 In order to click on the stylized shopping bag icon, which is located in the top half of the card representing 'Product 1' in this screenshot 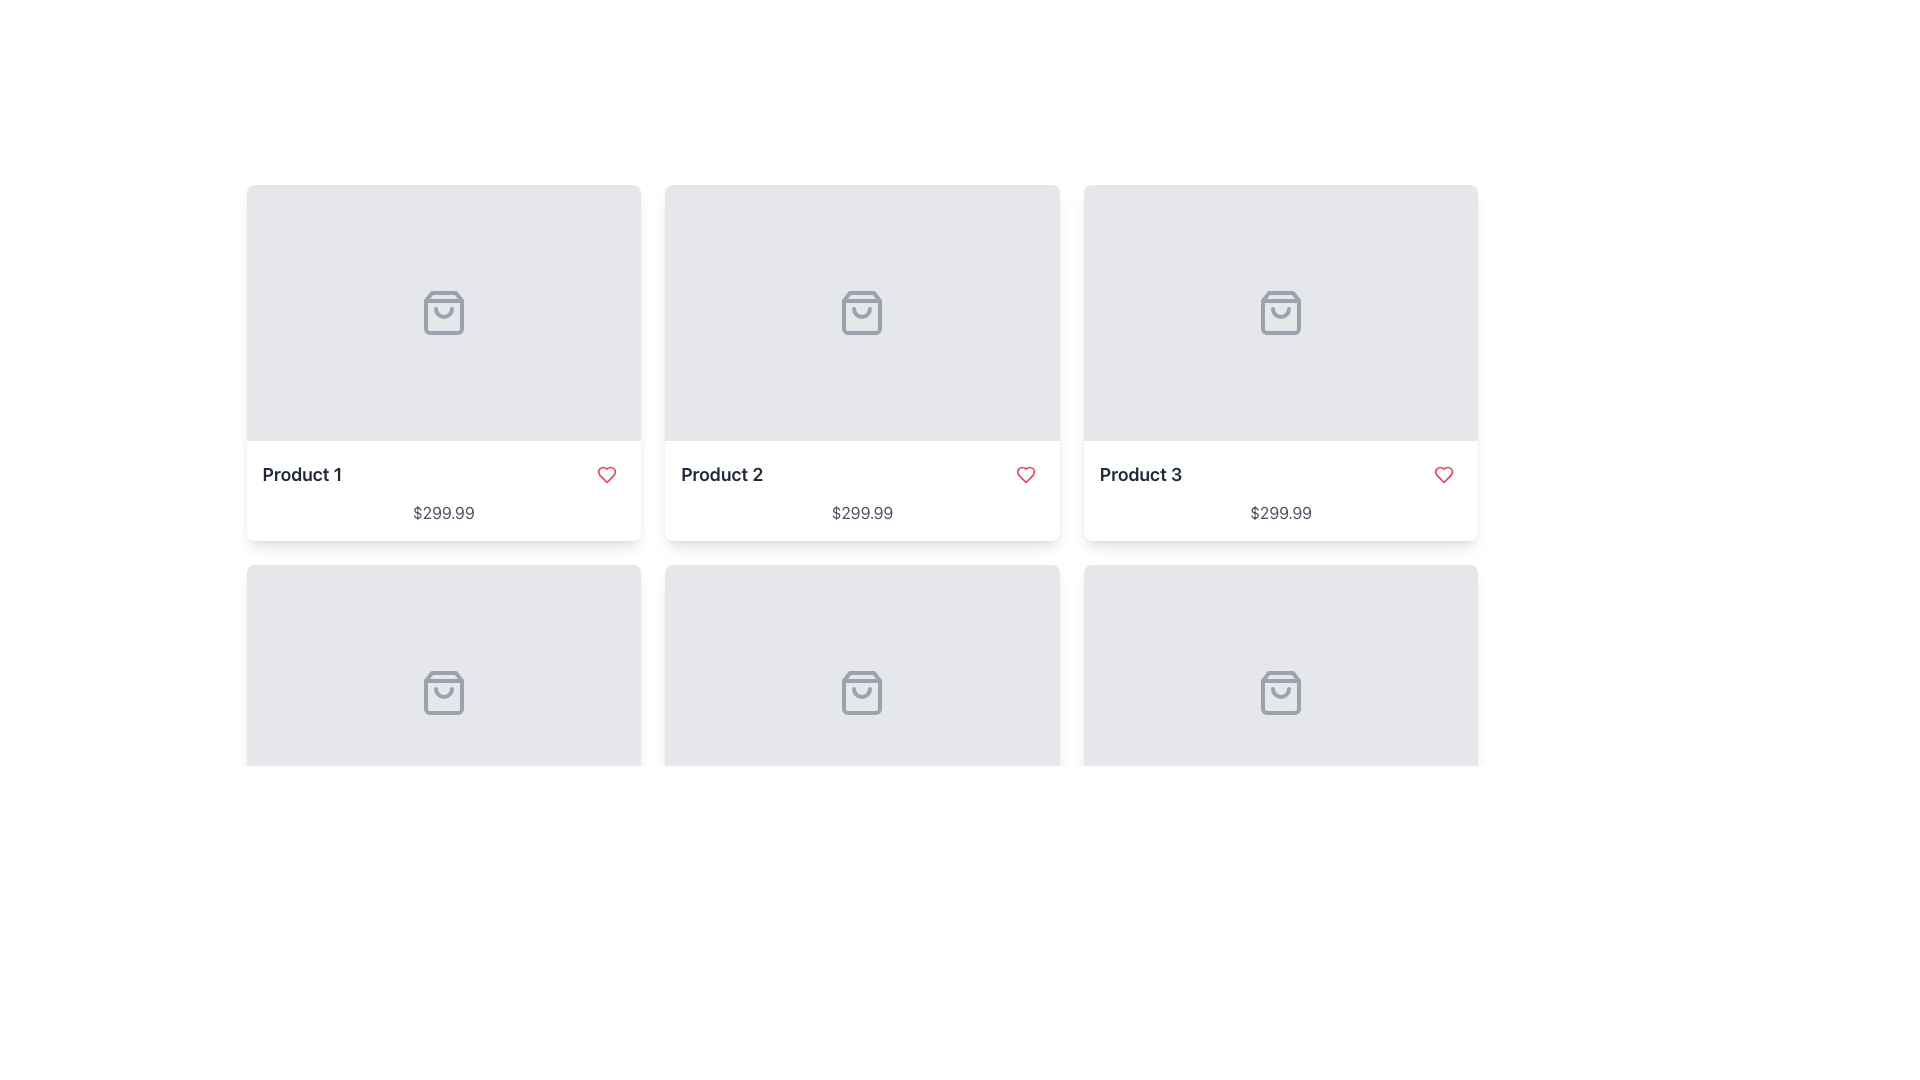, I will do `click(442, 312)`.